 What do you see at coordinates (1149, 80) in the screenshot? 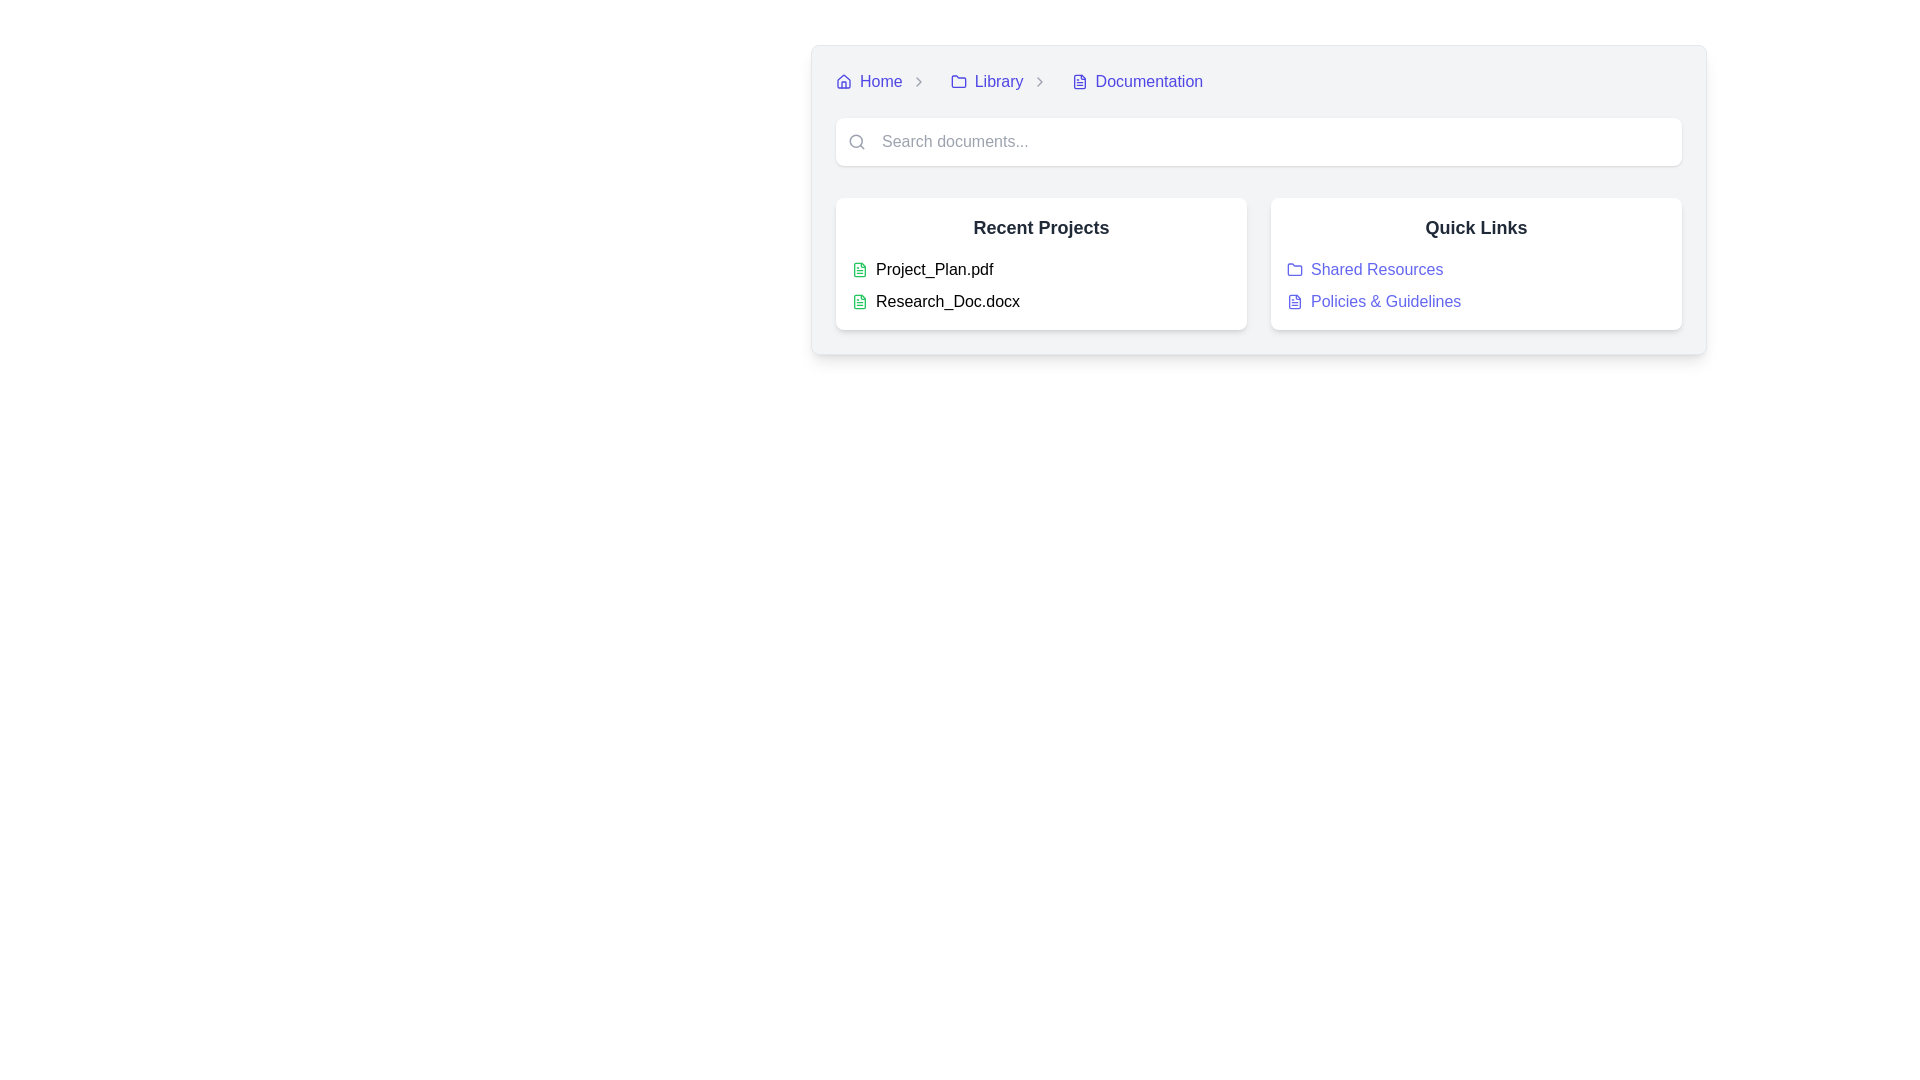
I see `the hyperlink located on the right side of the breadcrumb navigation bar, adjacent to the 'Library' link` at bounding box center [1149, 80].